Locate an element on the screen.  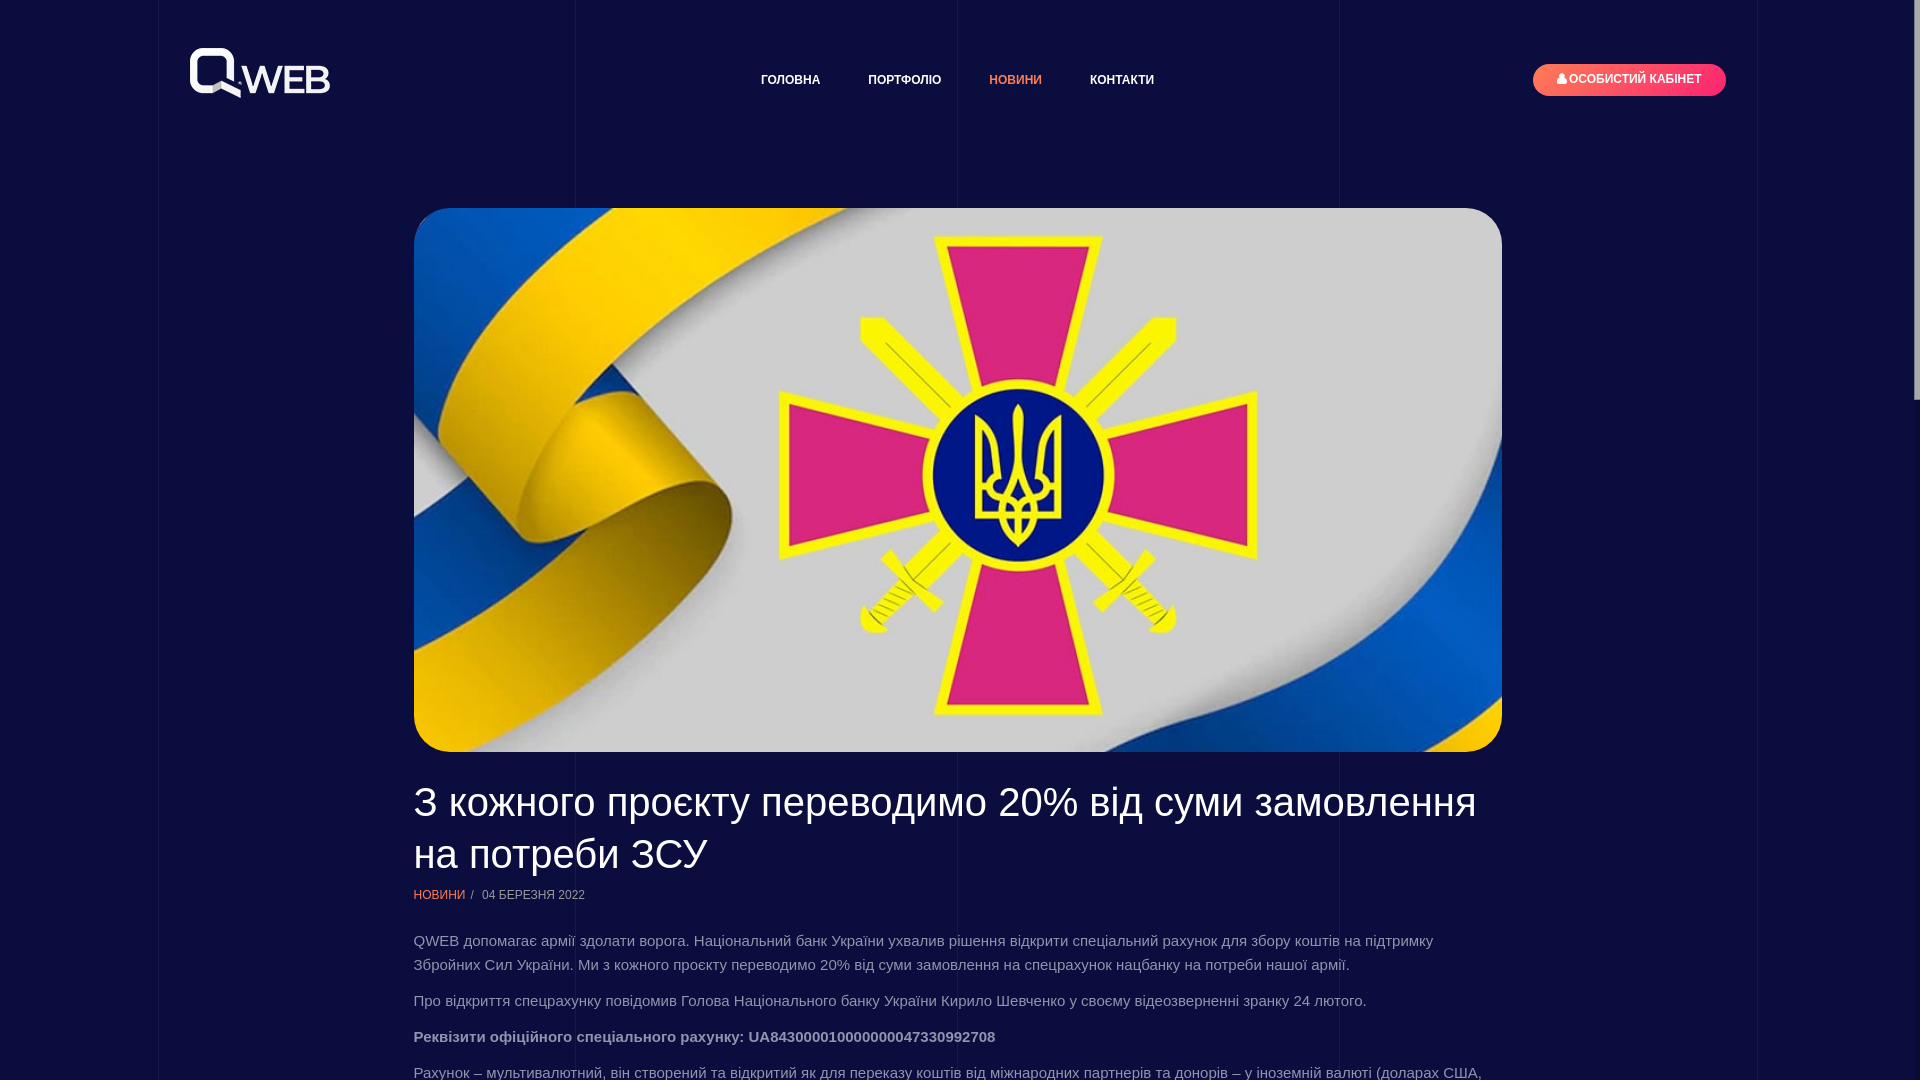
'QWEB' is located at coordinates (258, 72).